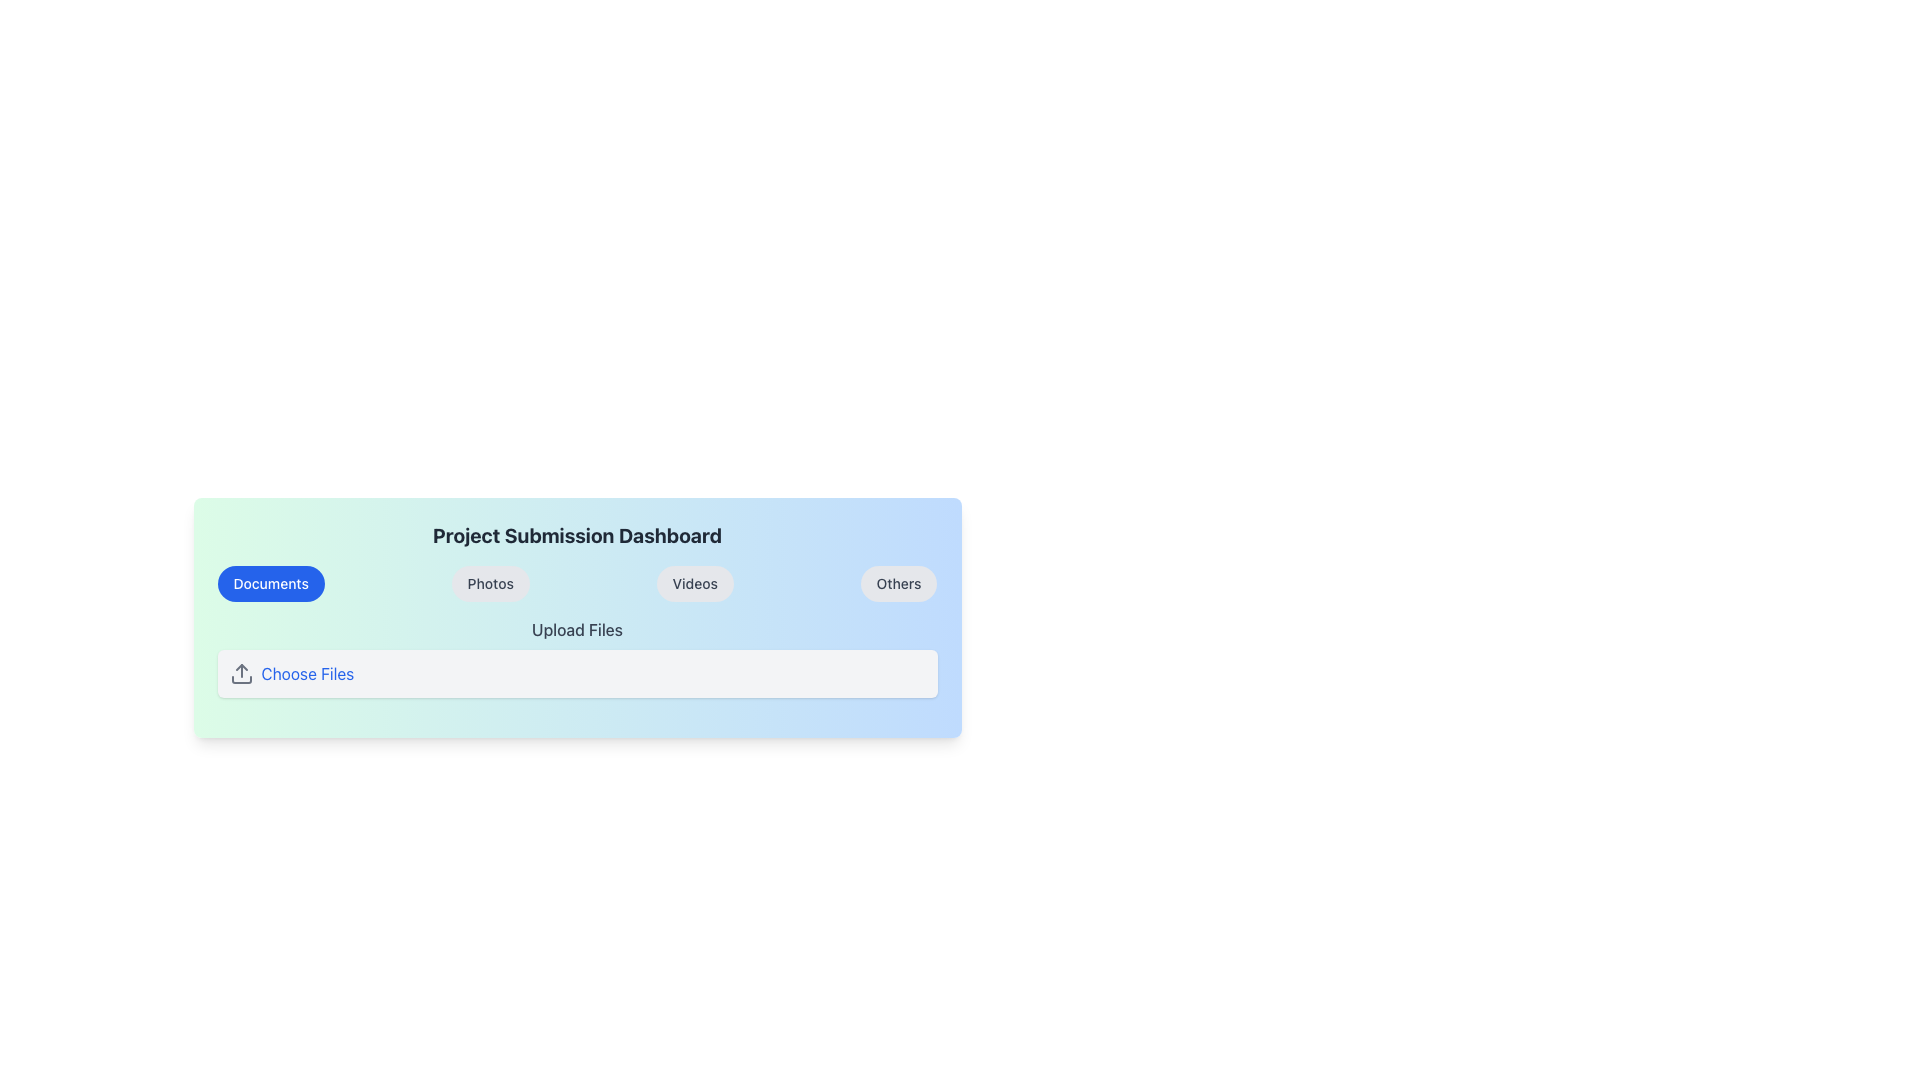  What do you see at coordinates (240, 678) in the screenshot?
I see `the bottom horizontal line of the upload icon` at bounding box center [240, 678].